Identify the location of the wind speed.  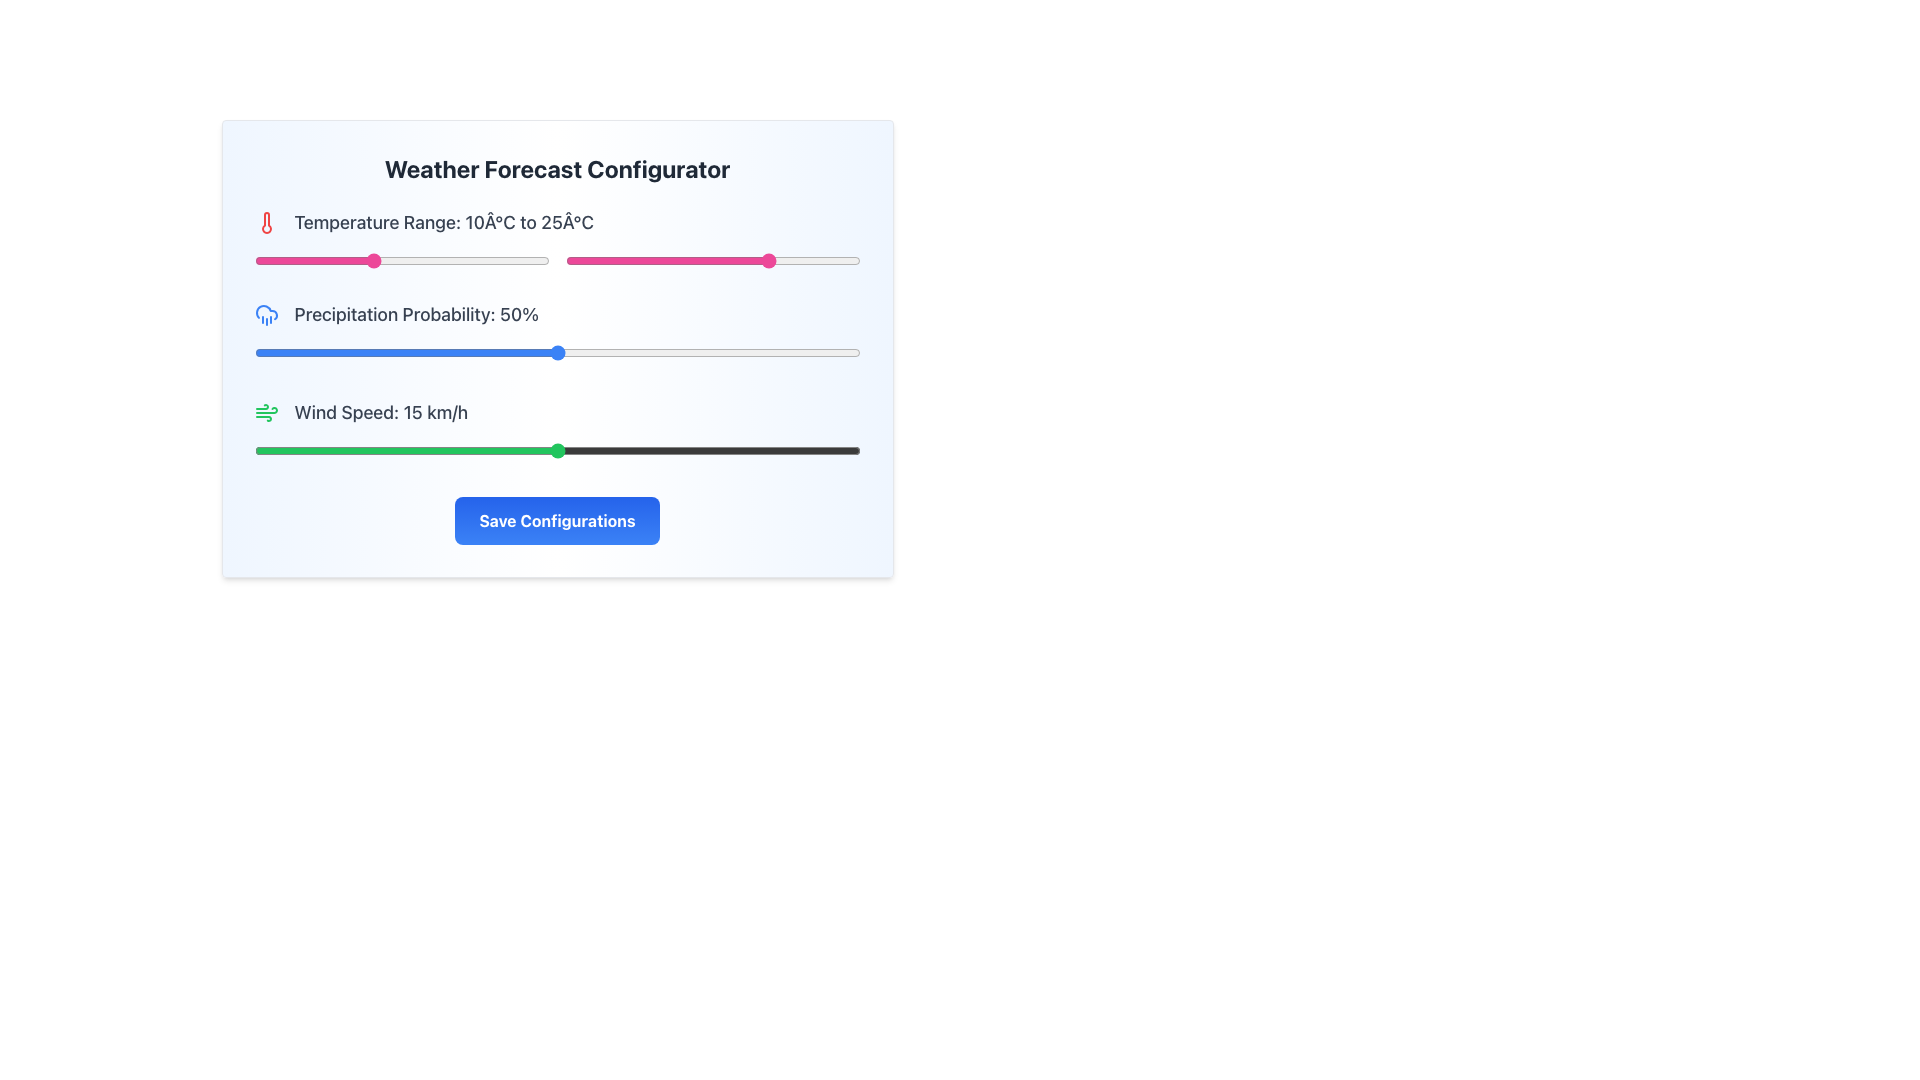
(576, 451).